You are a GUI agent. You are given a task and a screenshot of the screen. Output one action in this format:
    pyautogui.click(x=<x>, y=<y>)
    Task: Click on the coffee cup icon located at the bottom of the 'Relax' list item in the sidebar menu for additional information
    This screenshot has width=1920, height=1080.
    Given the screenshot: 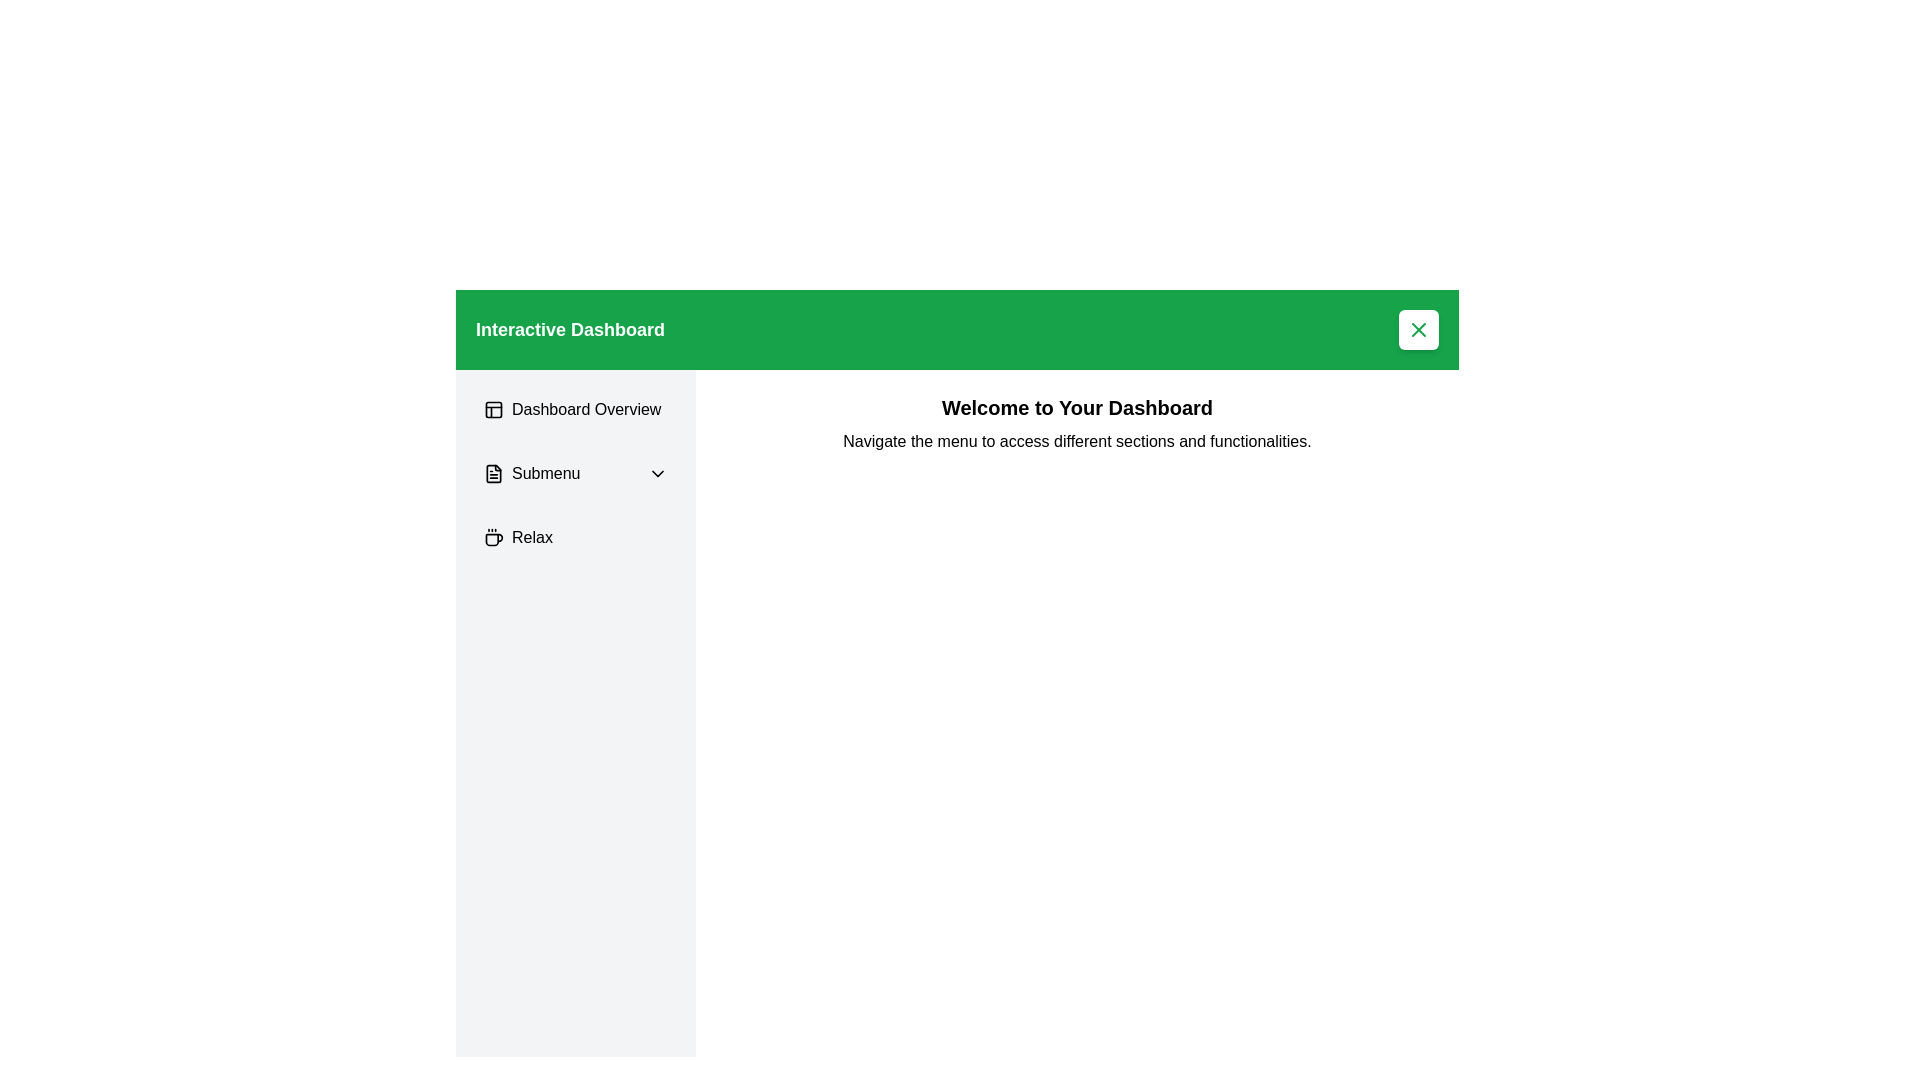 What is the action you would take?
    pyautogui.click(x=494, y=540)
    